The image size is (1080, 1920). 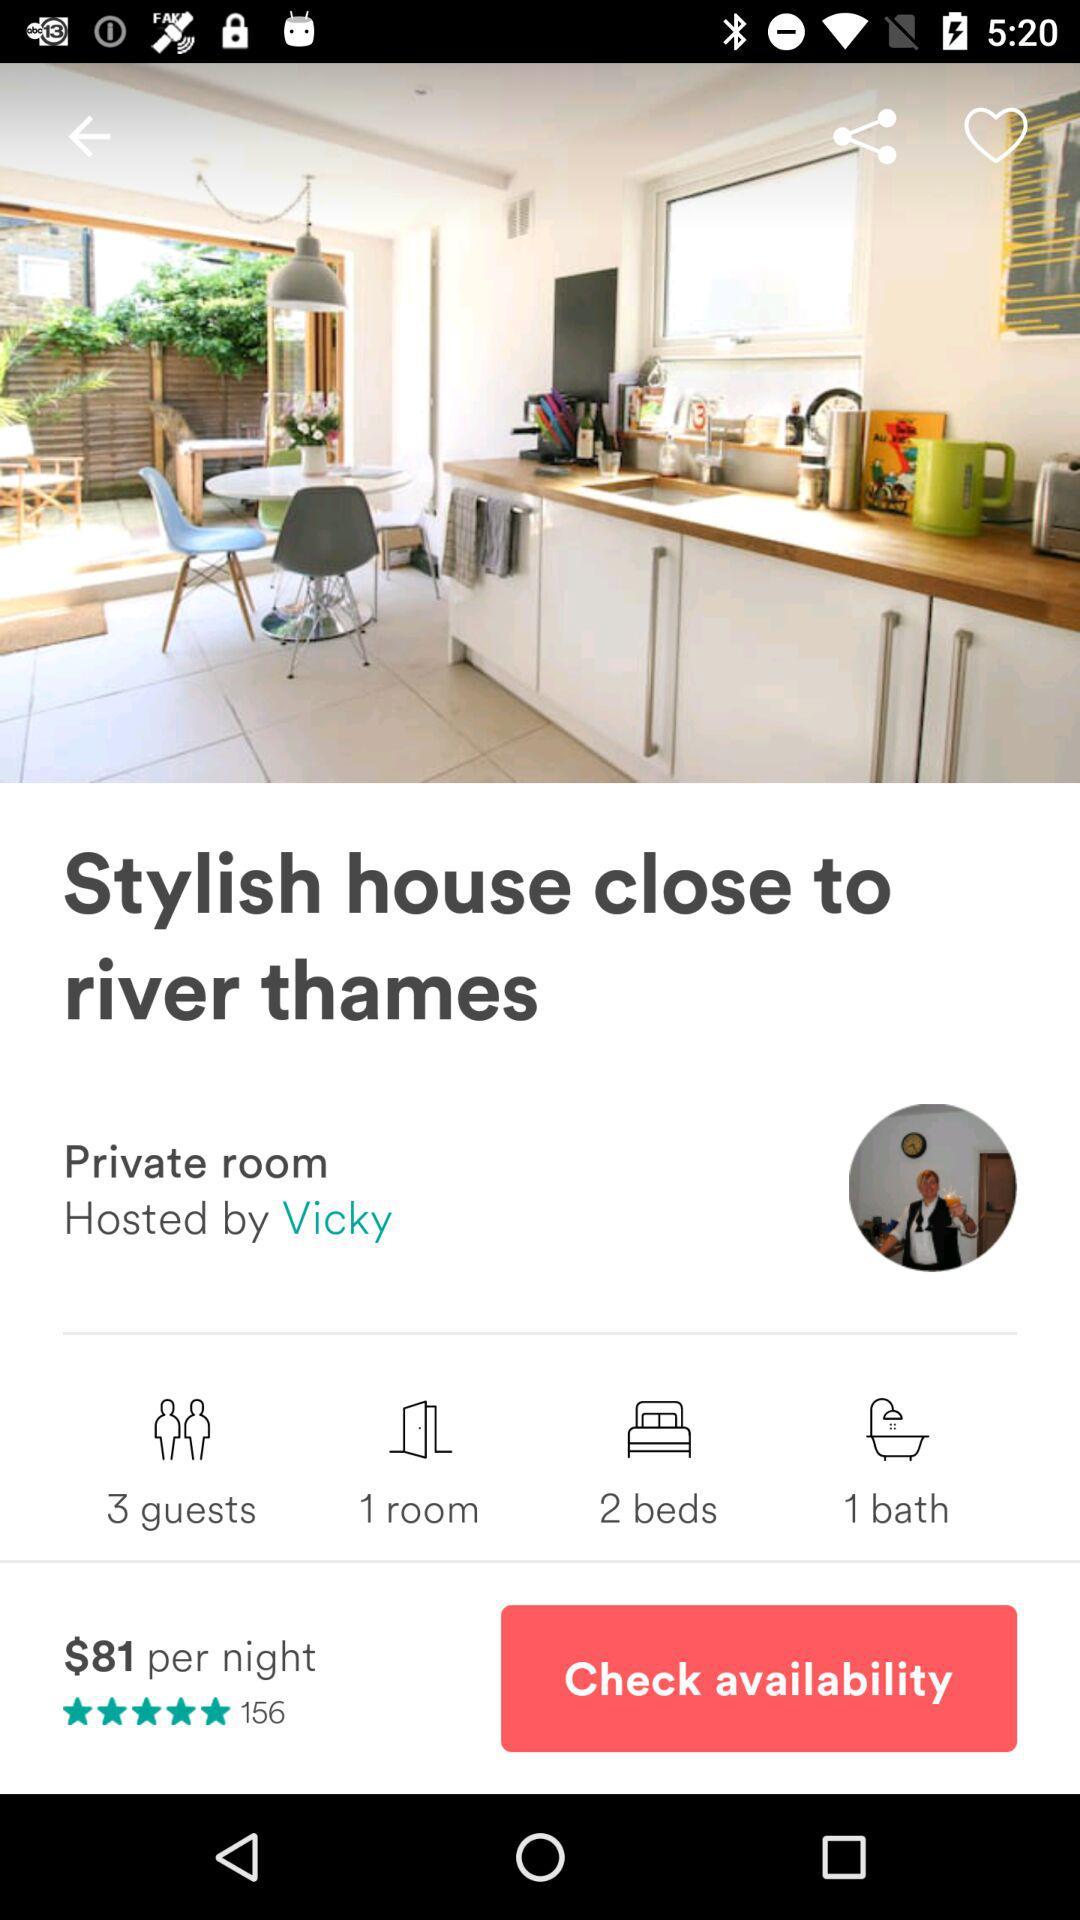 What do you see at coordinates (226, 1215) in the screenshot?
I see `hosted by vicky` at bounding box center [226, 1215].